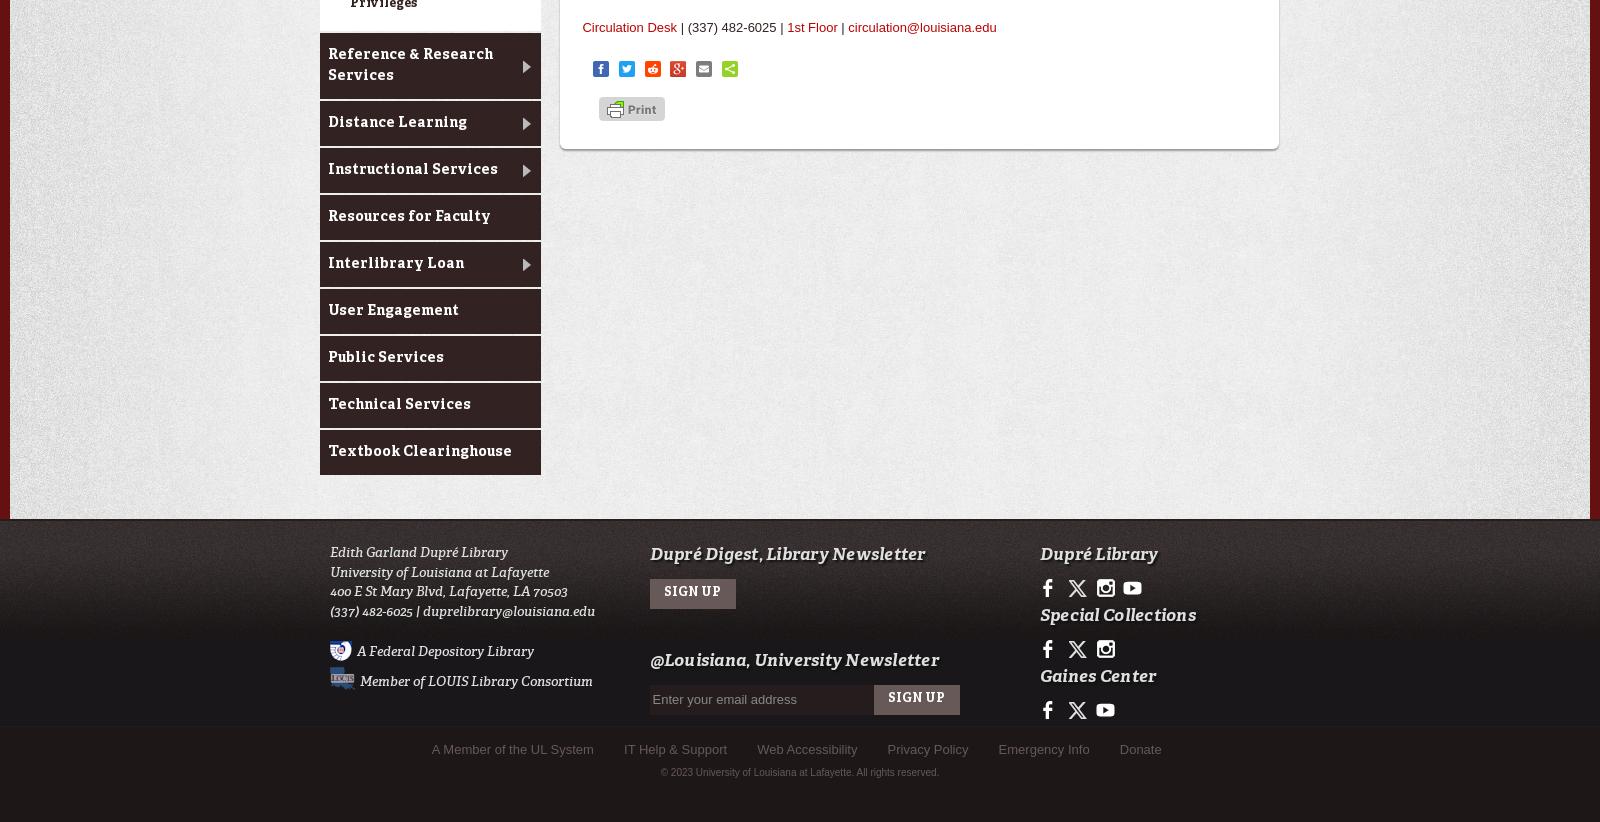 This screenshot has height=822, width=1600. I want to click on 'IT Help & Support', so click(675, 747).